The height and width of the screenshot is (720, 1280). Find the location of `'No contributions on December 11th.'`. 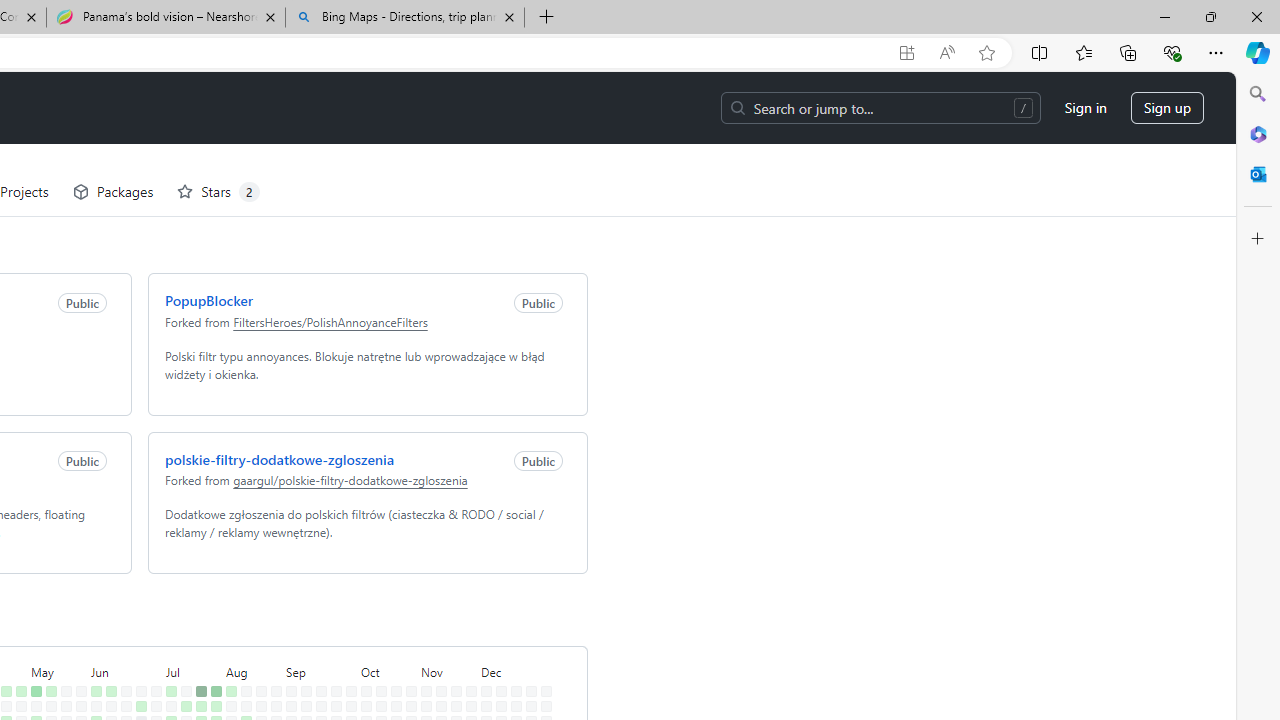

'No contributions on December 11th.' is located at coordinates (497, 664).